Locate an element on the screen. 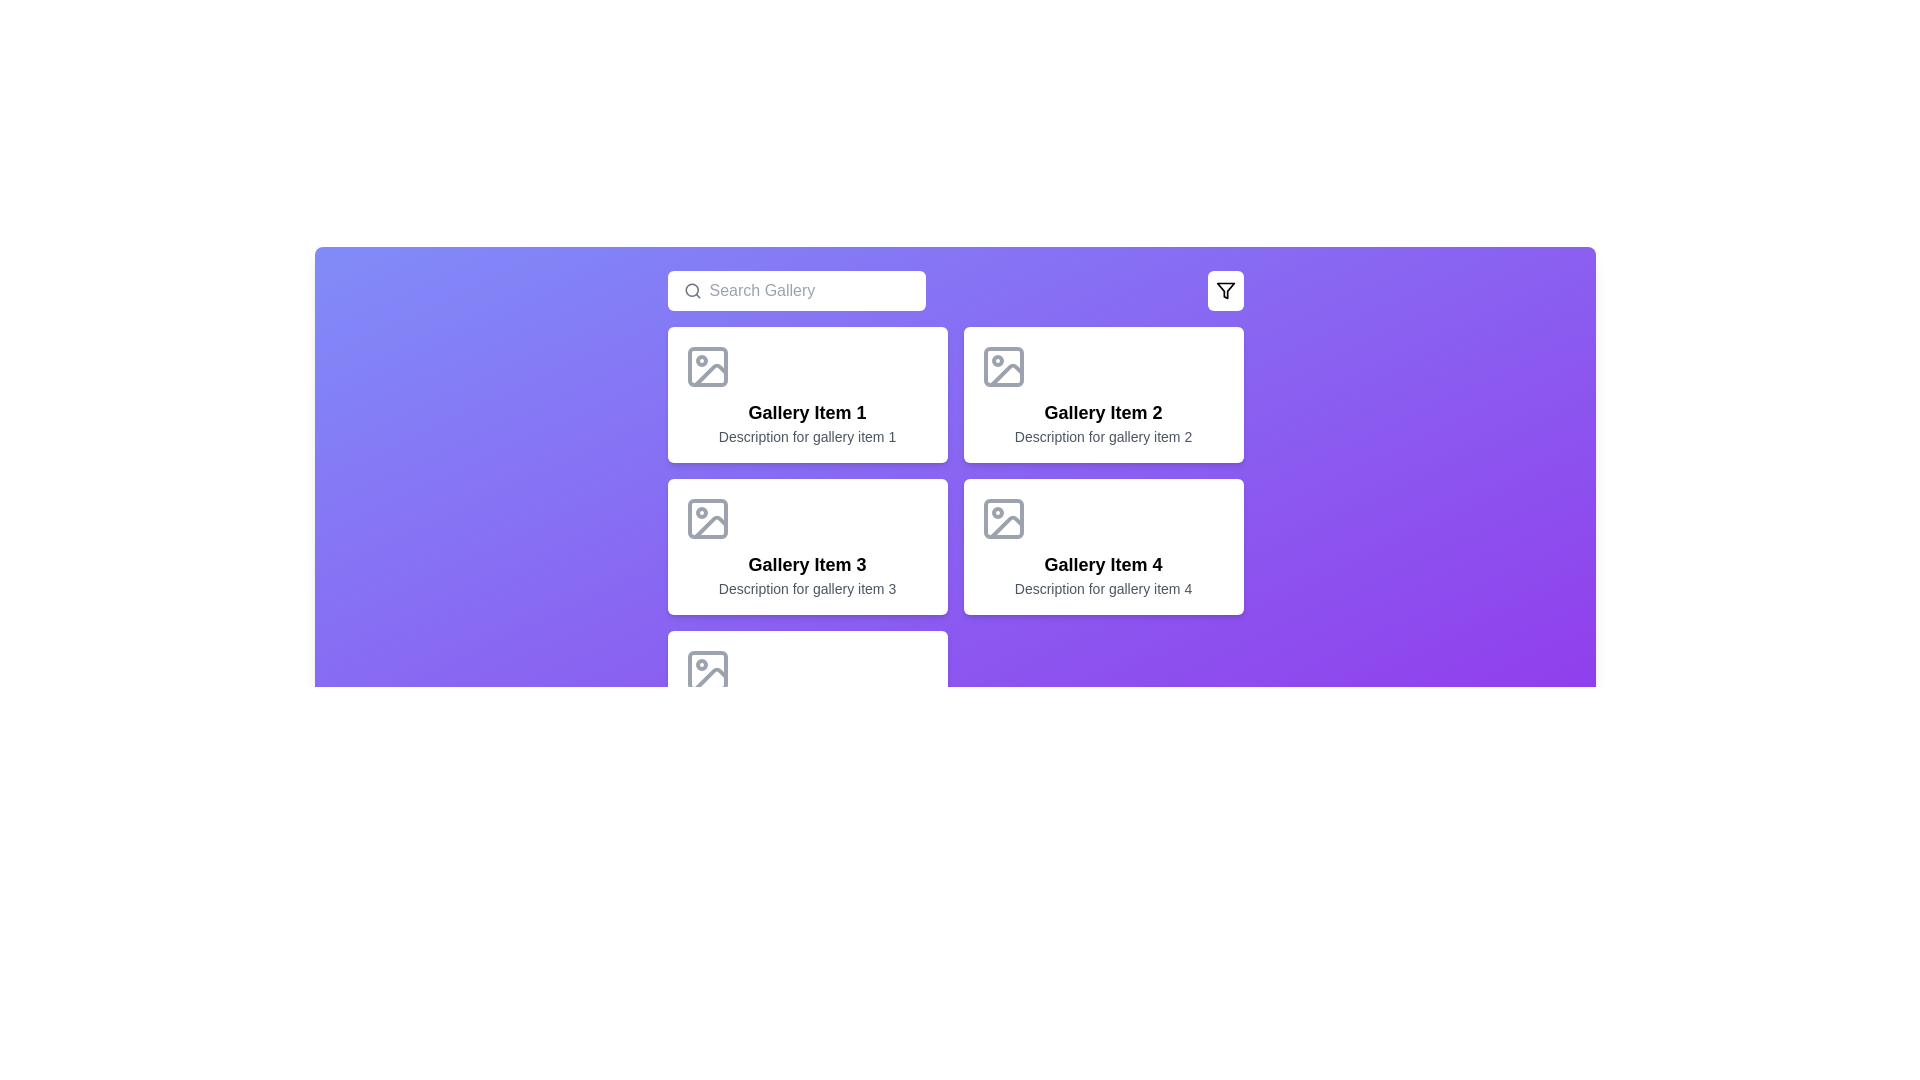  the static text label that provides context for 'Gallery Item 3', located below its title within the third gallery card in the middle row, first column is located at coordinates (807, 588).